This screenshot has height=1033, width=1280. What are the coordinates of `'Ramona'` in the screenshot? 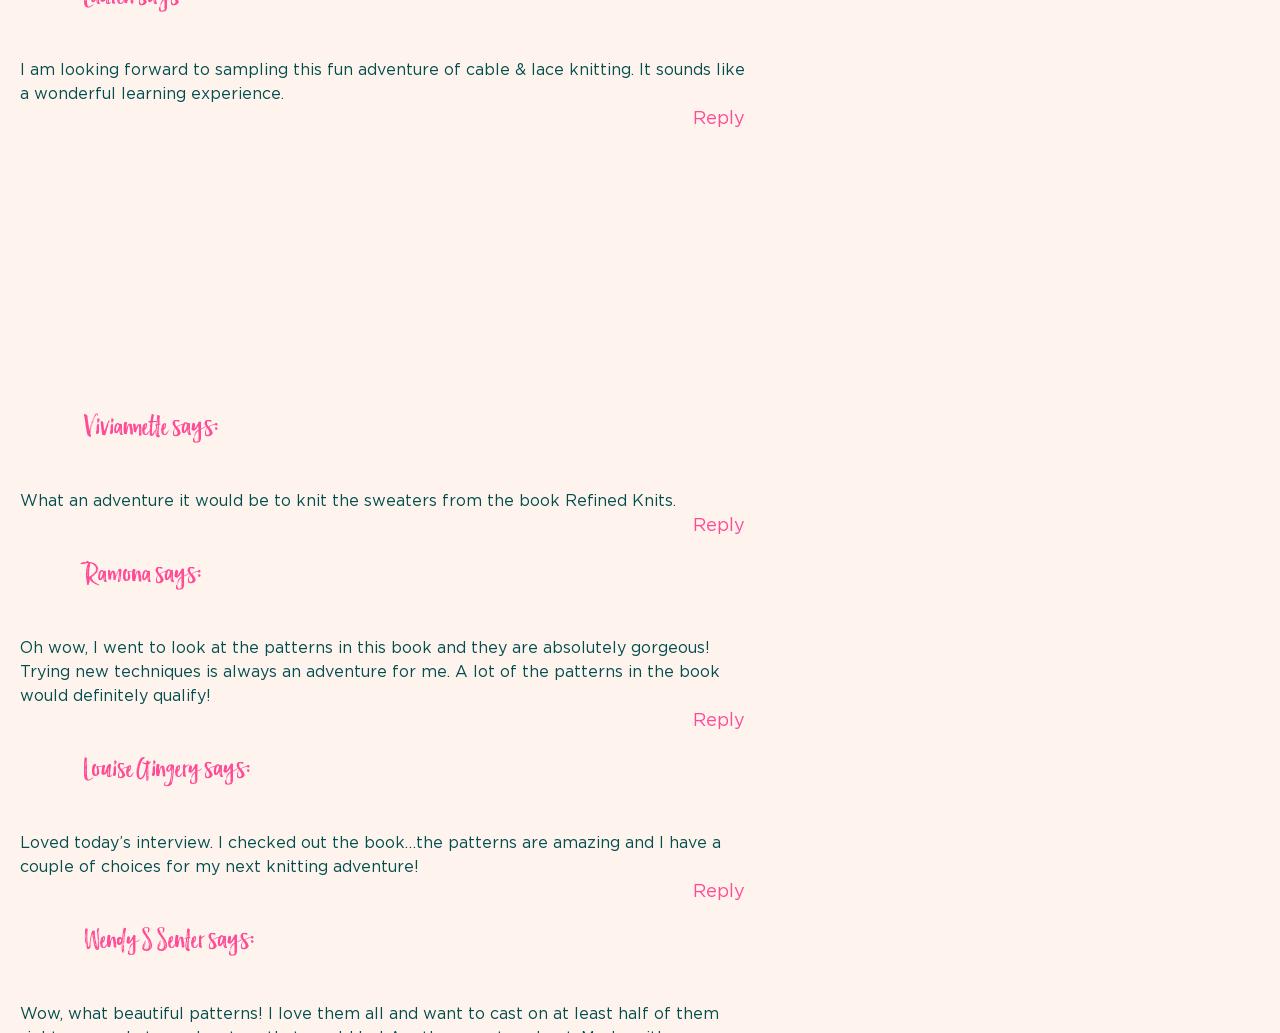 It's located at (116, 574).